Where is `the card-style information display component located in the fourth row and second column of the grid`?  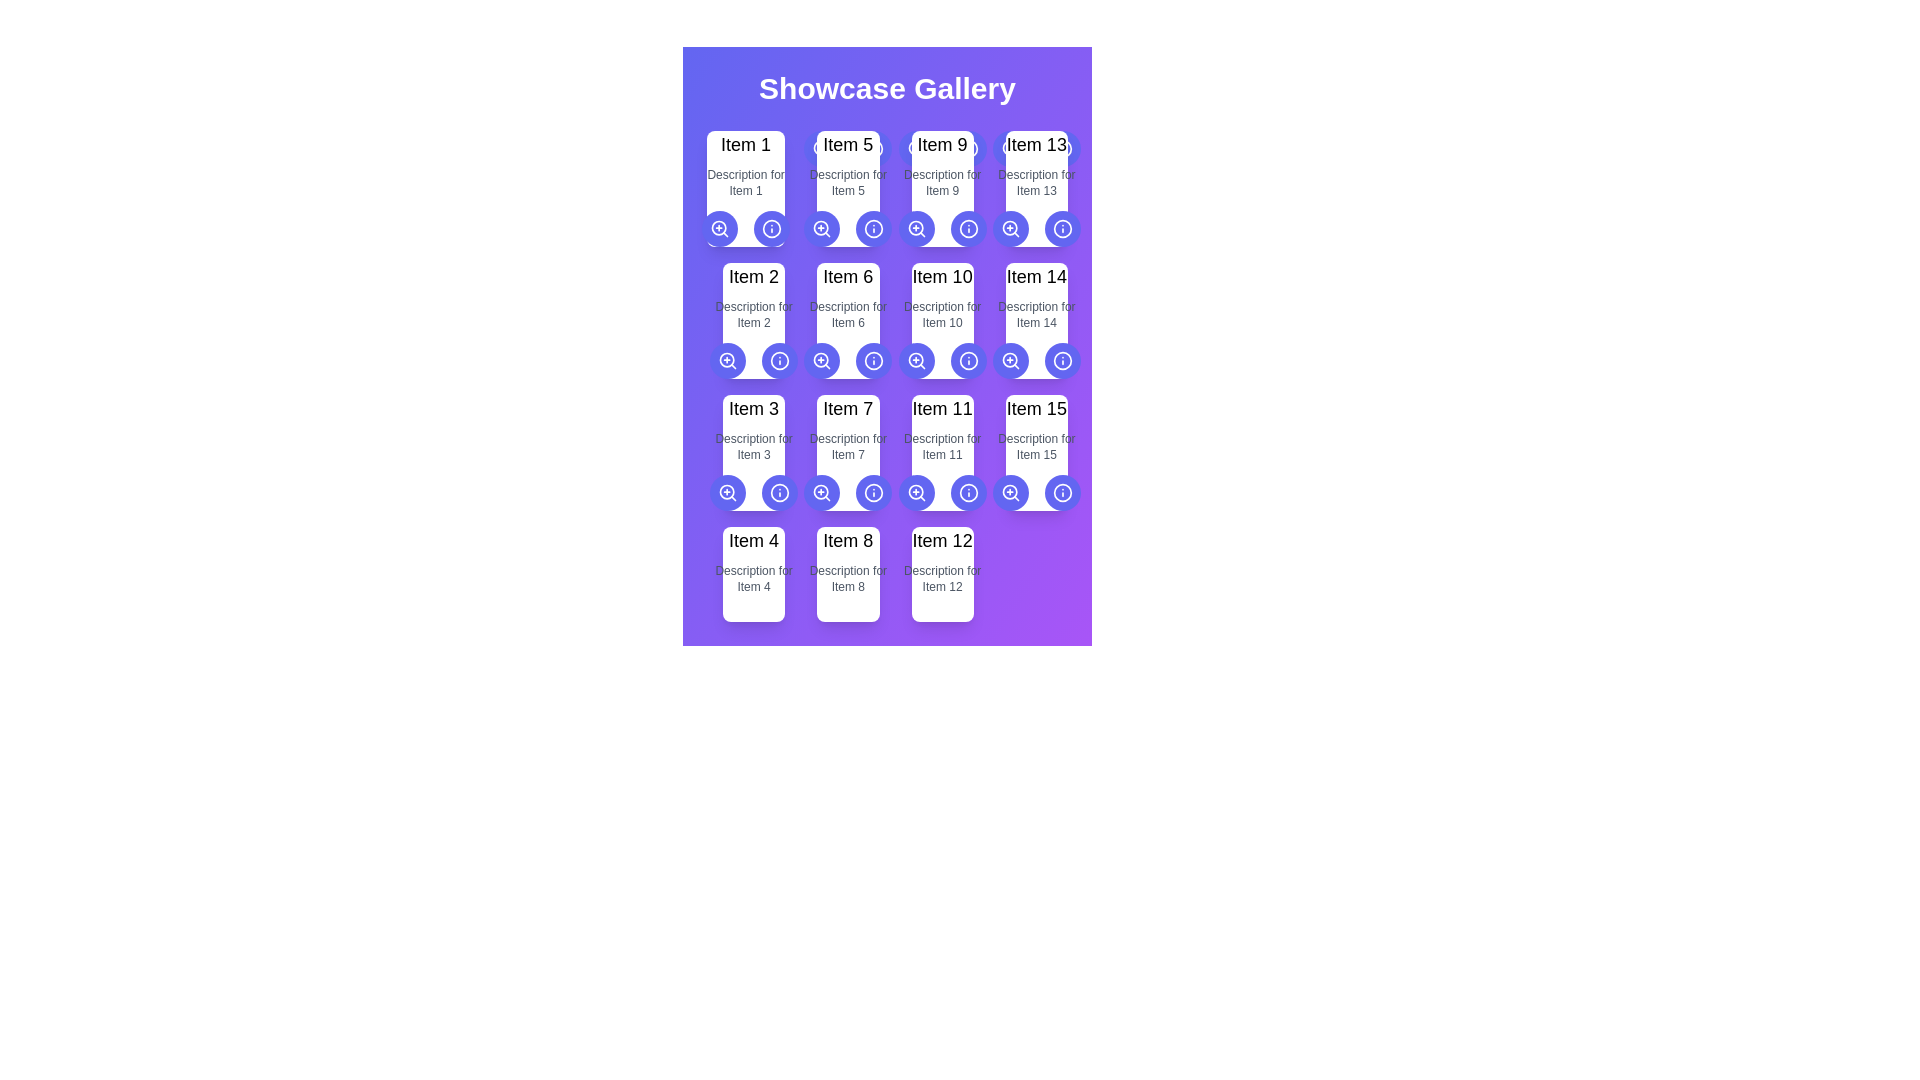
the card-style information display component located in the fourth row and second column of the grid is located at coordinates (941, 452).